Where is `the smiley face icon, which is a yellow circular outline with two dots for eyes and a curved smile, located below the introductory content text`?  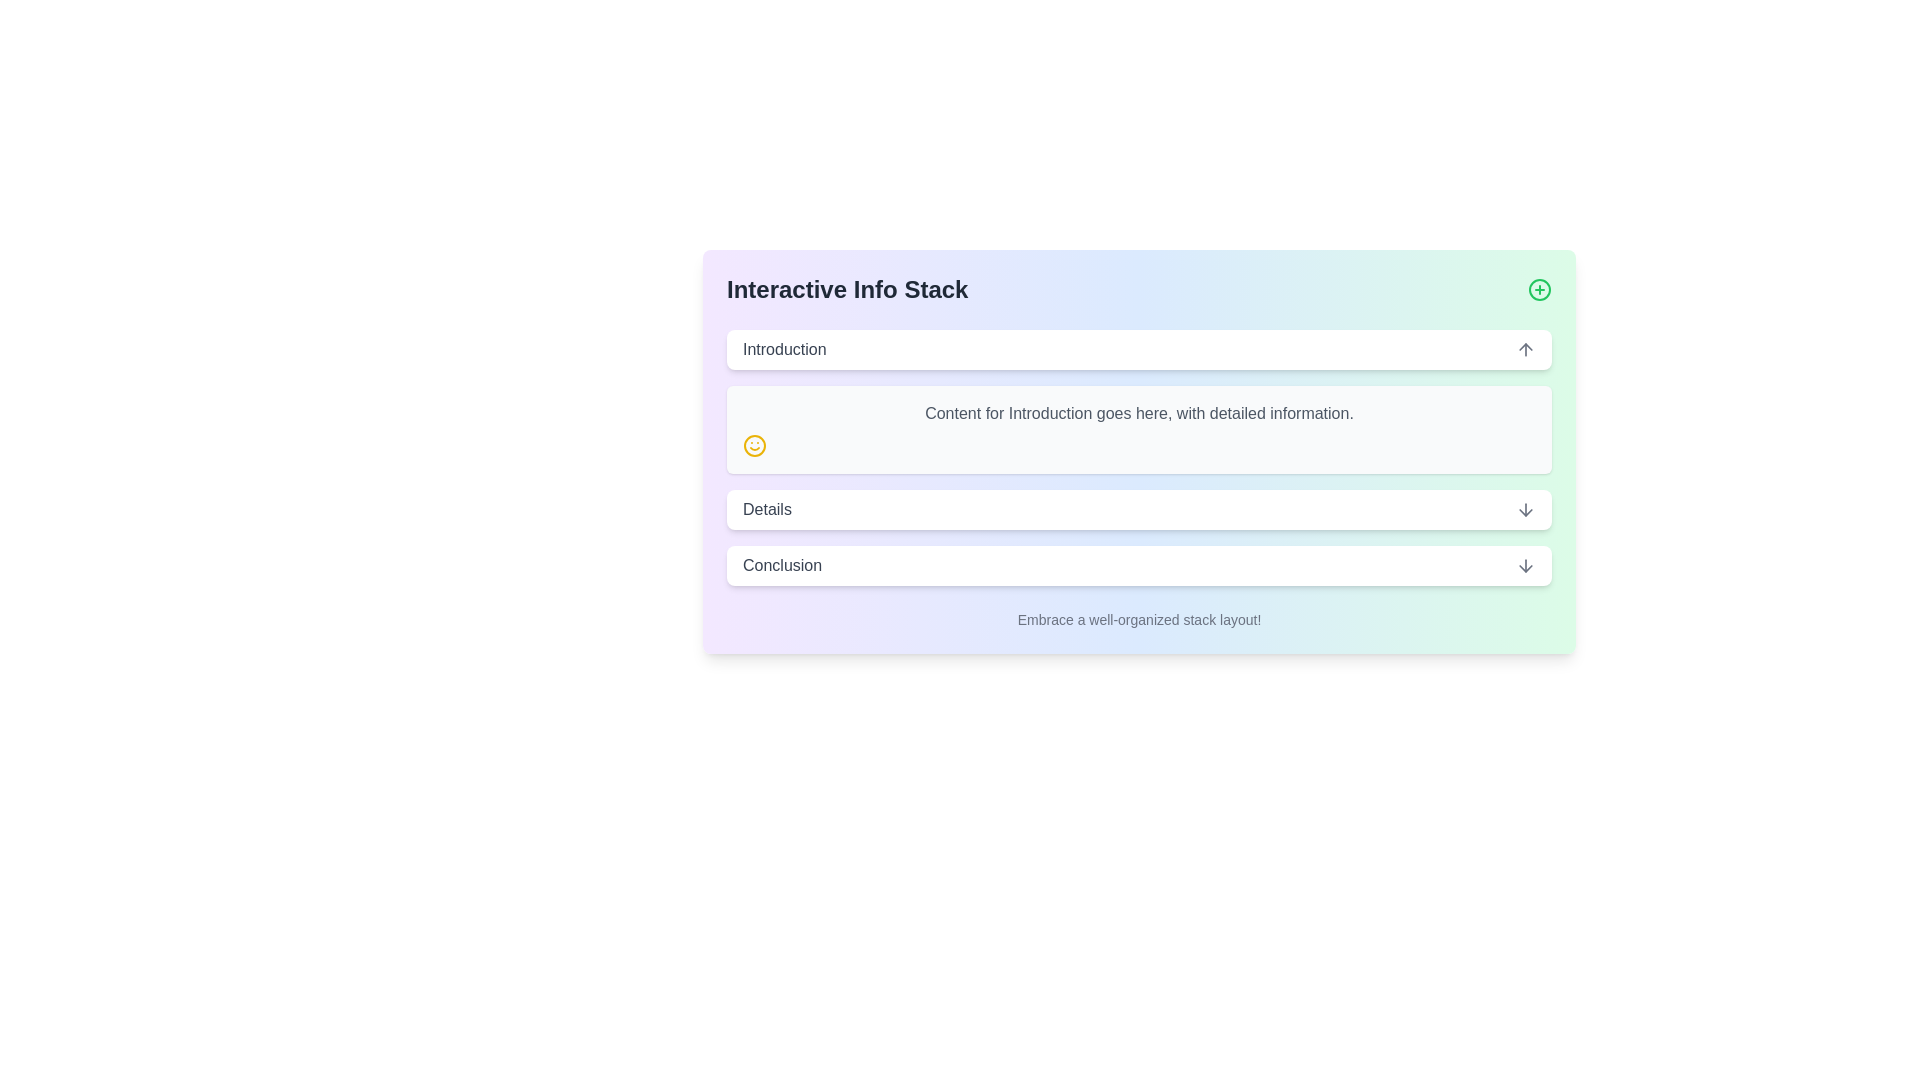
the smiley face icon, which is a yellow circular outline with two dots for eyes and a curved smile, located below the introductory content text is located at coordinates (753, 445).